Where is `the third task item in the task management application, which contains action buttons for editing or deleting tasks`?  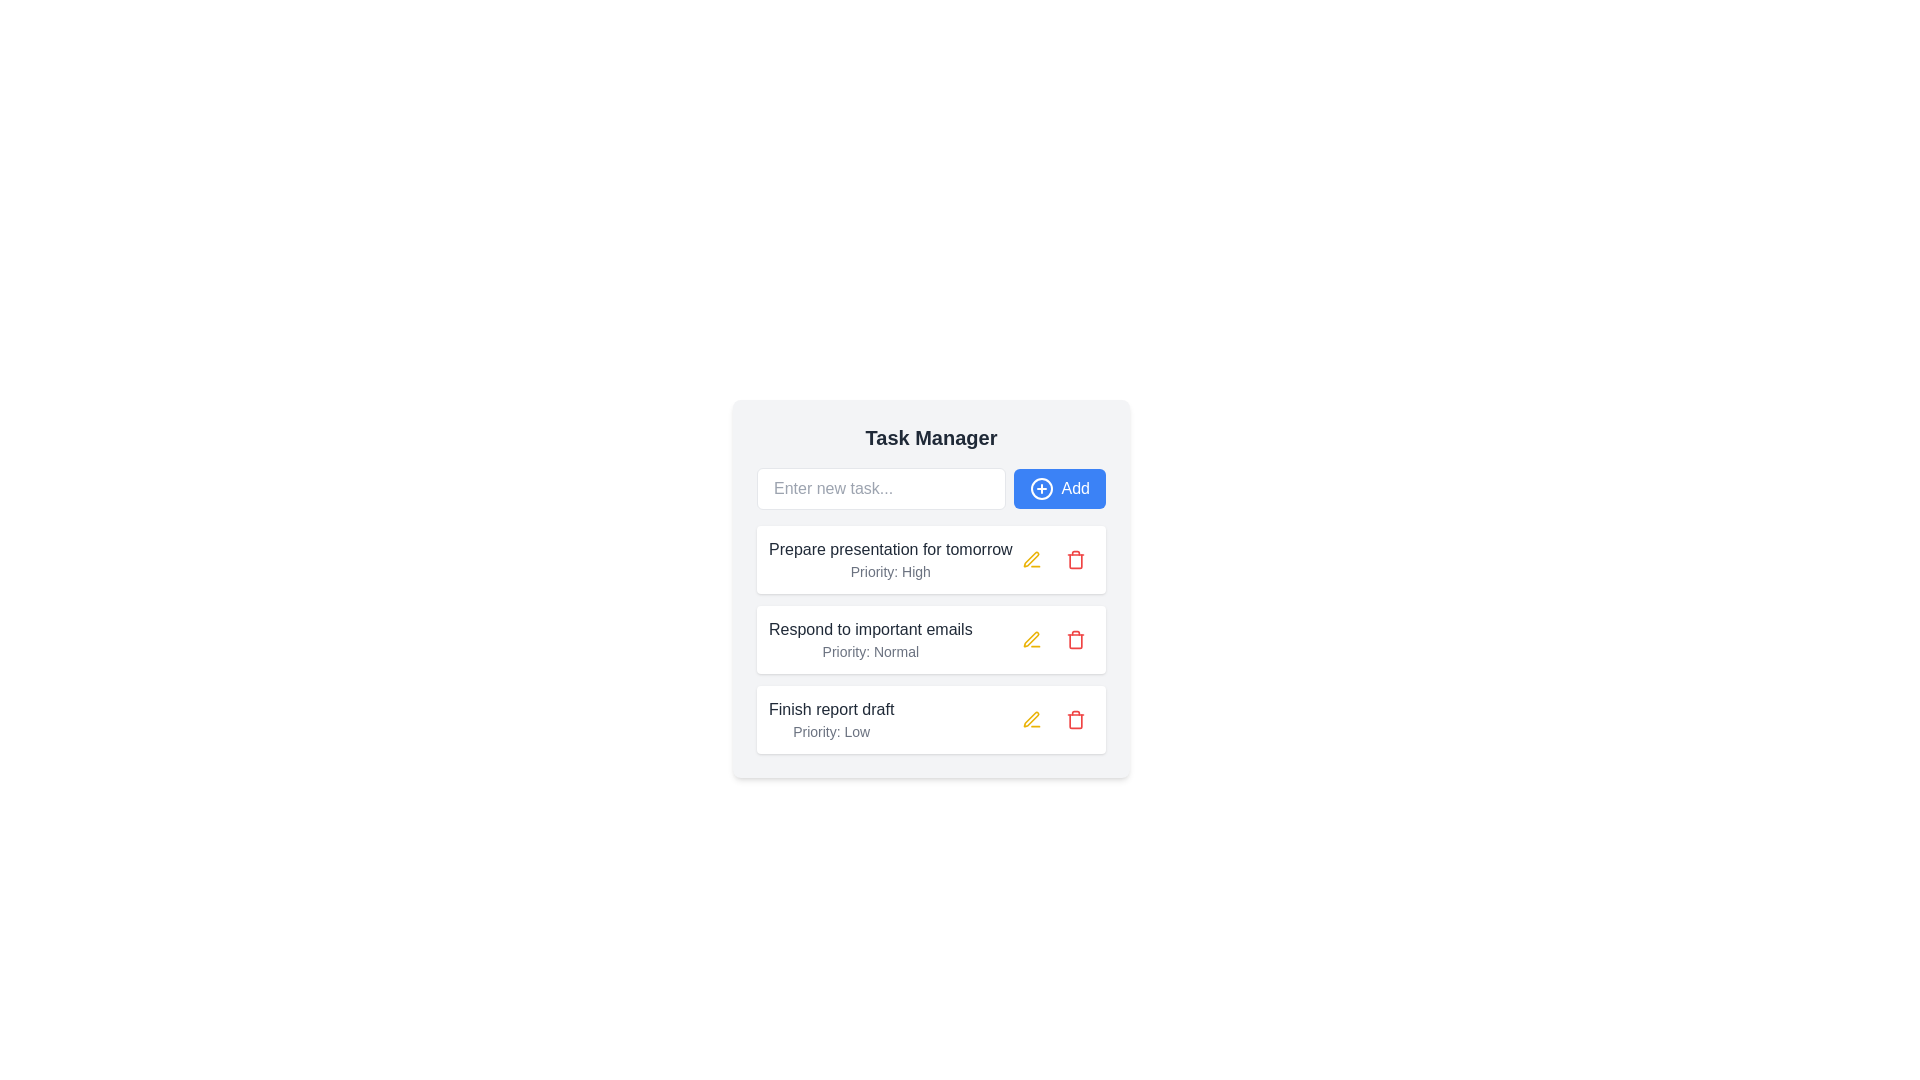 the third task item in the task management application, which contains action buttons for editing or deleting tasks is located at coordinates (930, 720).